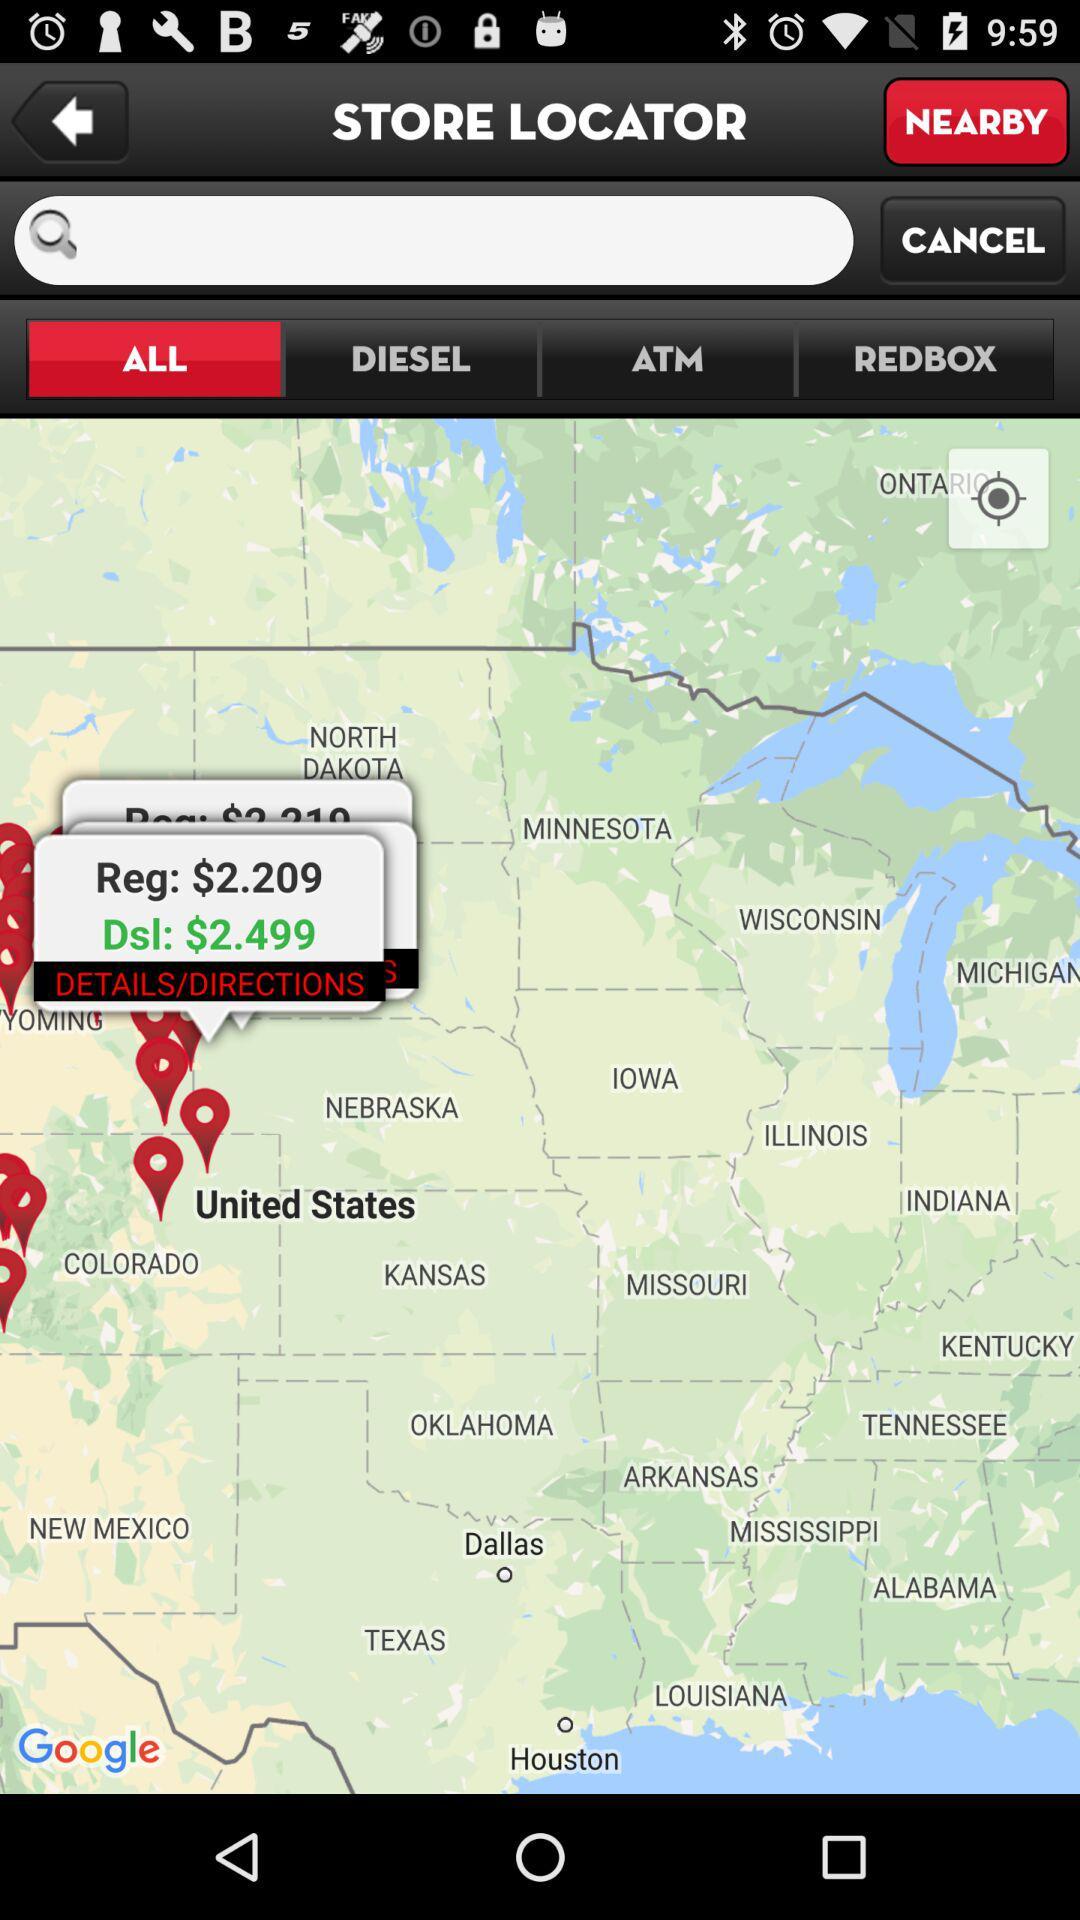 The height and width of the screenshot is (1920, 1080). What do you see at coordinates (68, 121) in the screenshot?
I see `previous page` at bounding box center [68, 121].